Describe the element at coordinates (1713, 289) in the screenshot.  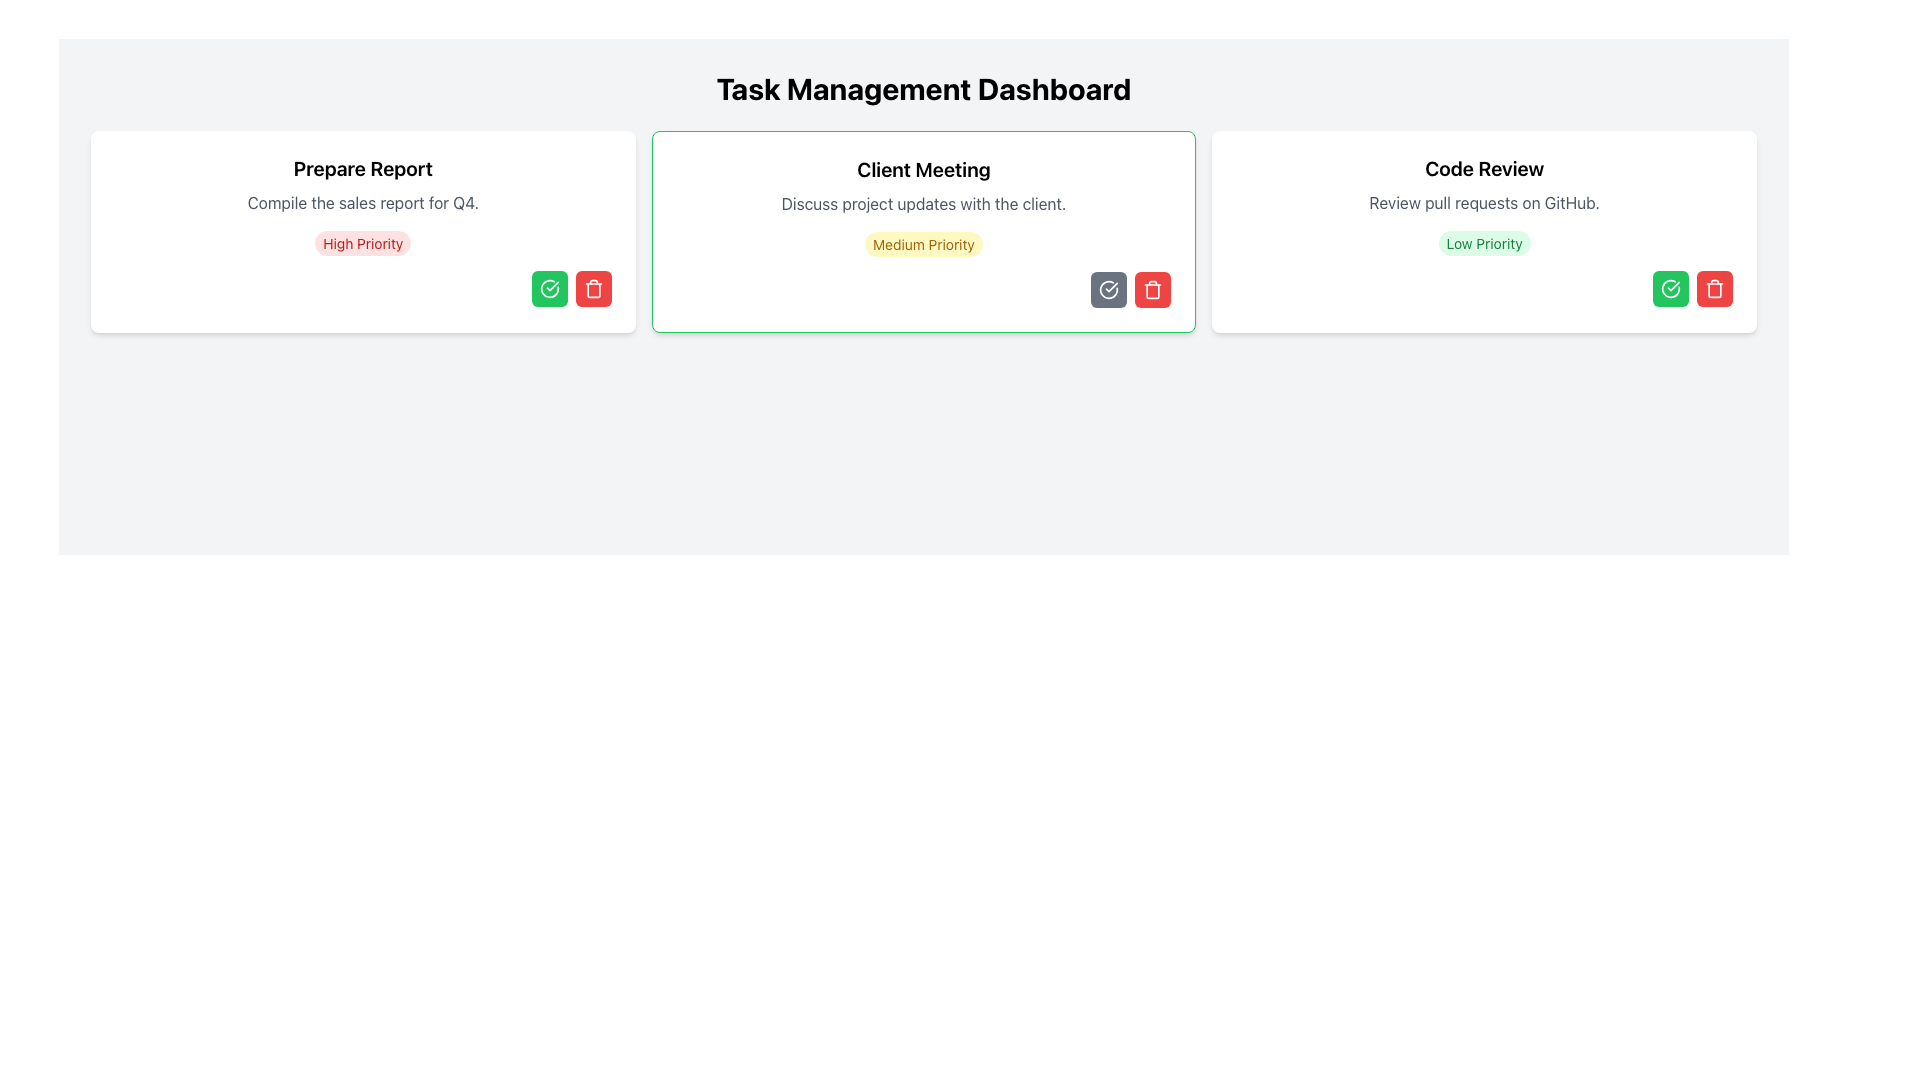
I see `the red rectangular button with rounded corners and a trash icon, located at the bottom right corner of the 'Code Review' task card` at that location.